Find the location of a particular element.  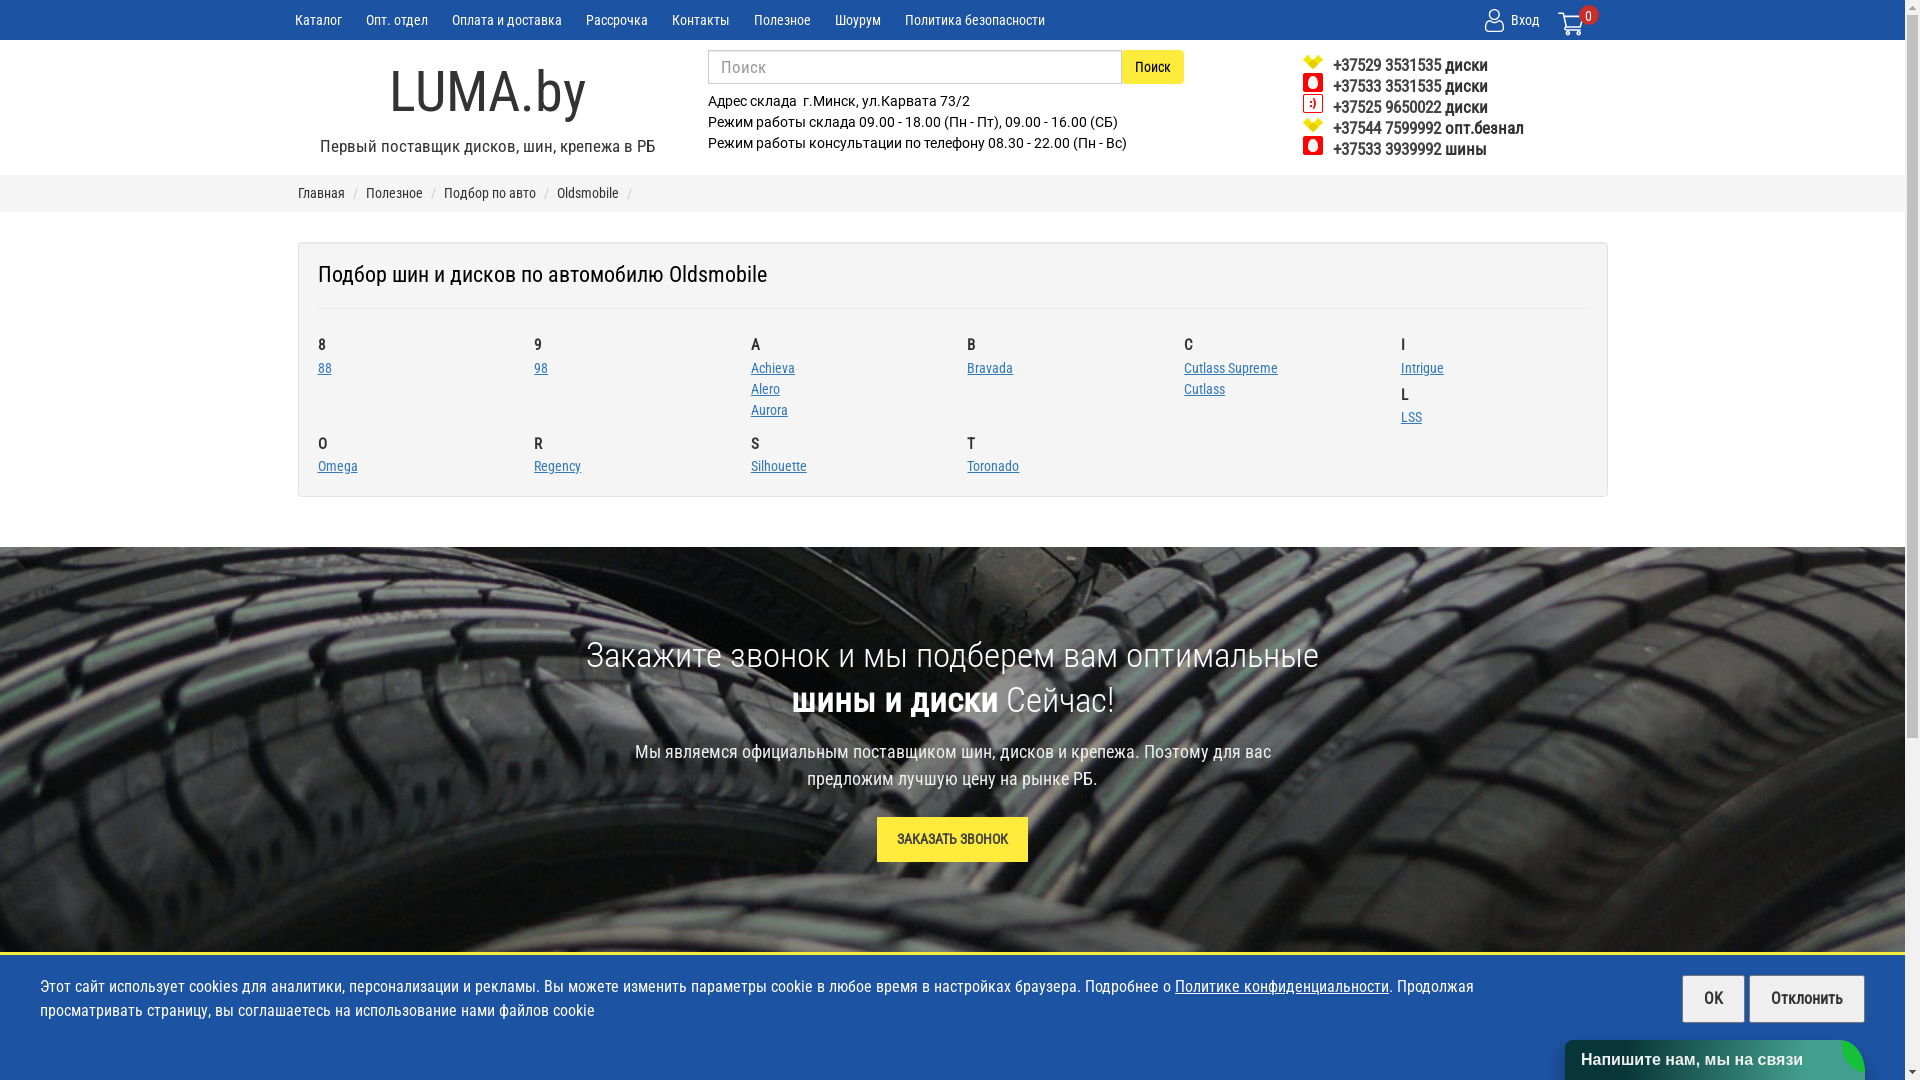

'Toronado' is located at coordinates (966, 466).